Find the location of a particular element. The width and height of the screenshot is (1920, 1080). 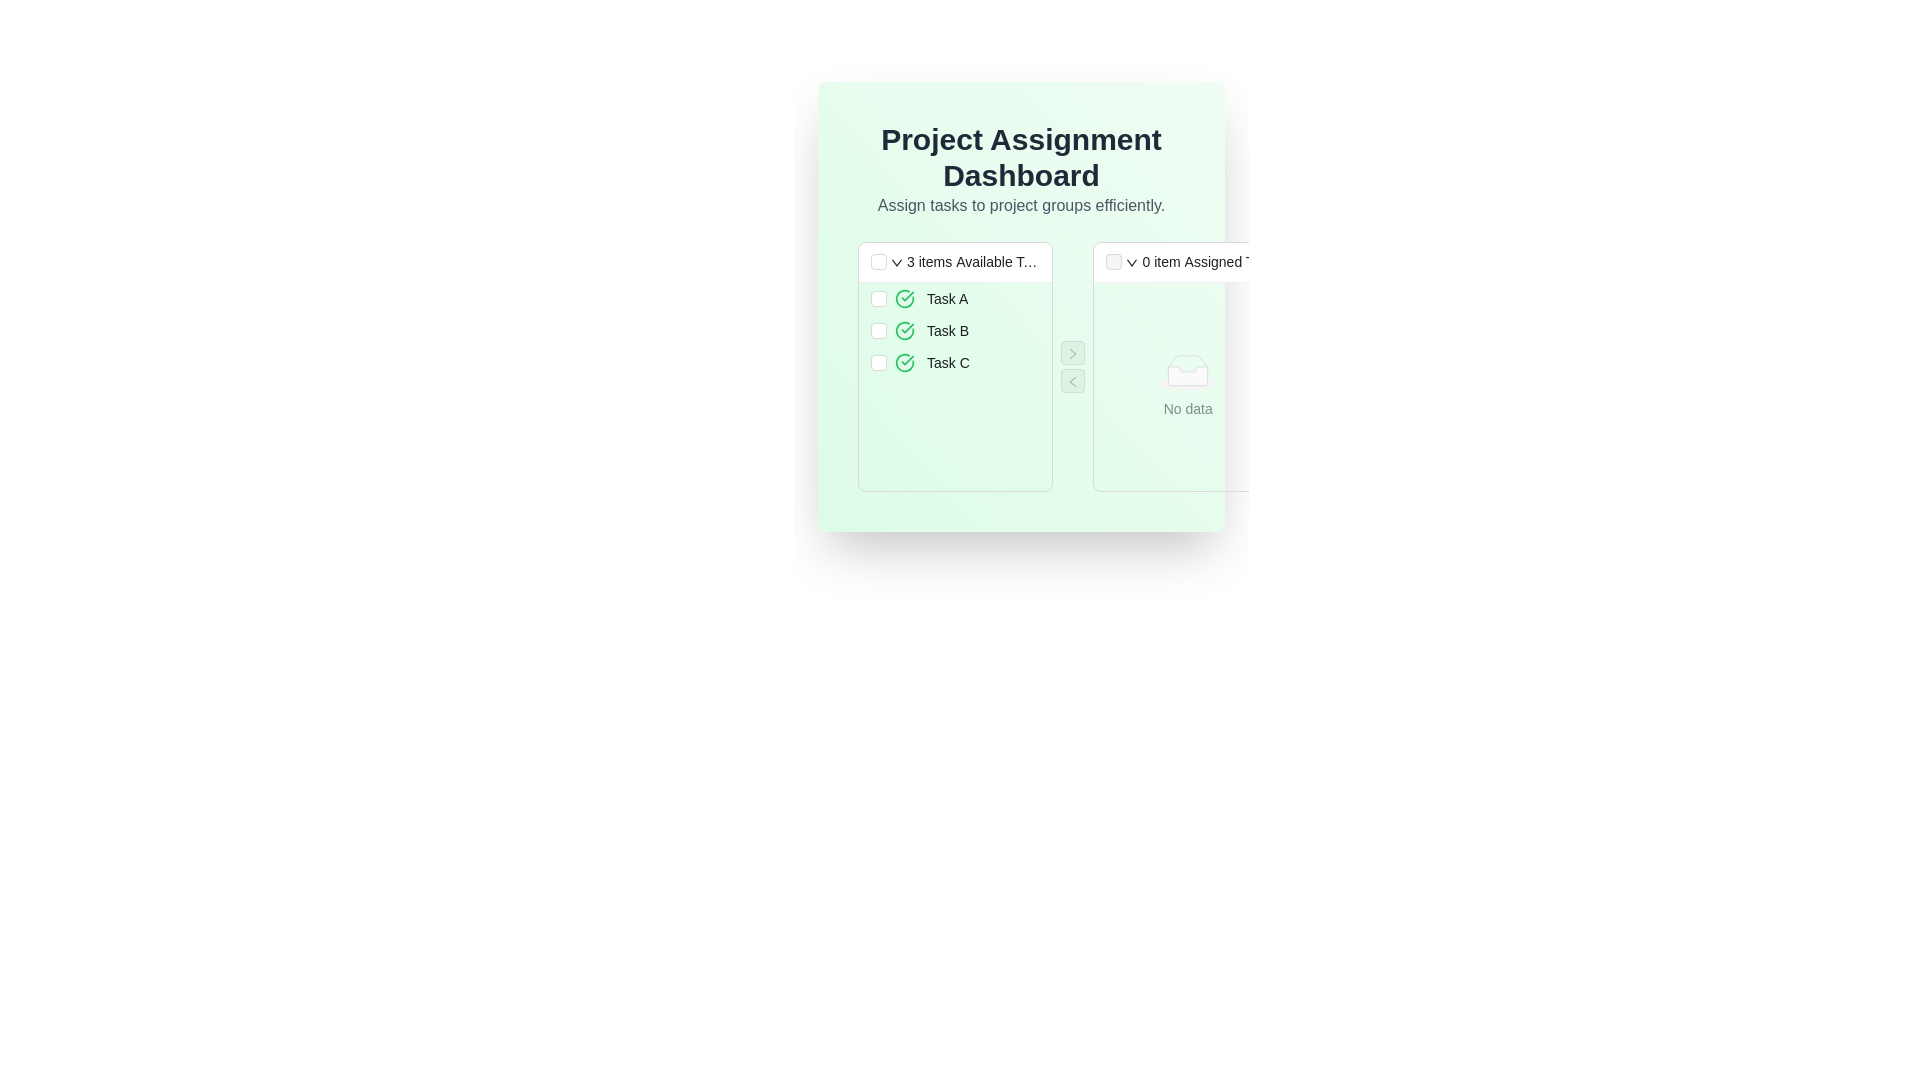

the checkbox of the second task item in the interactive list, located below 'Task A' and above 'Task C' is located at coordinates (954, 330).